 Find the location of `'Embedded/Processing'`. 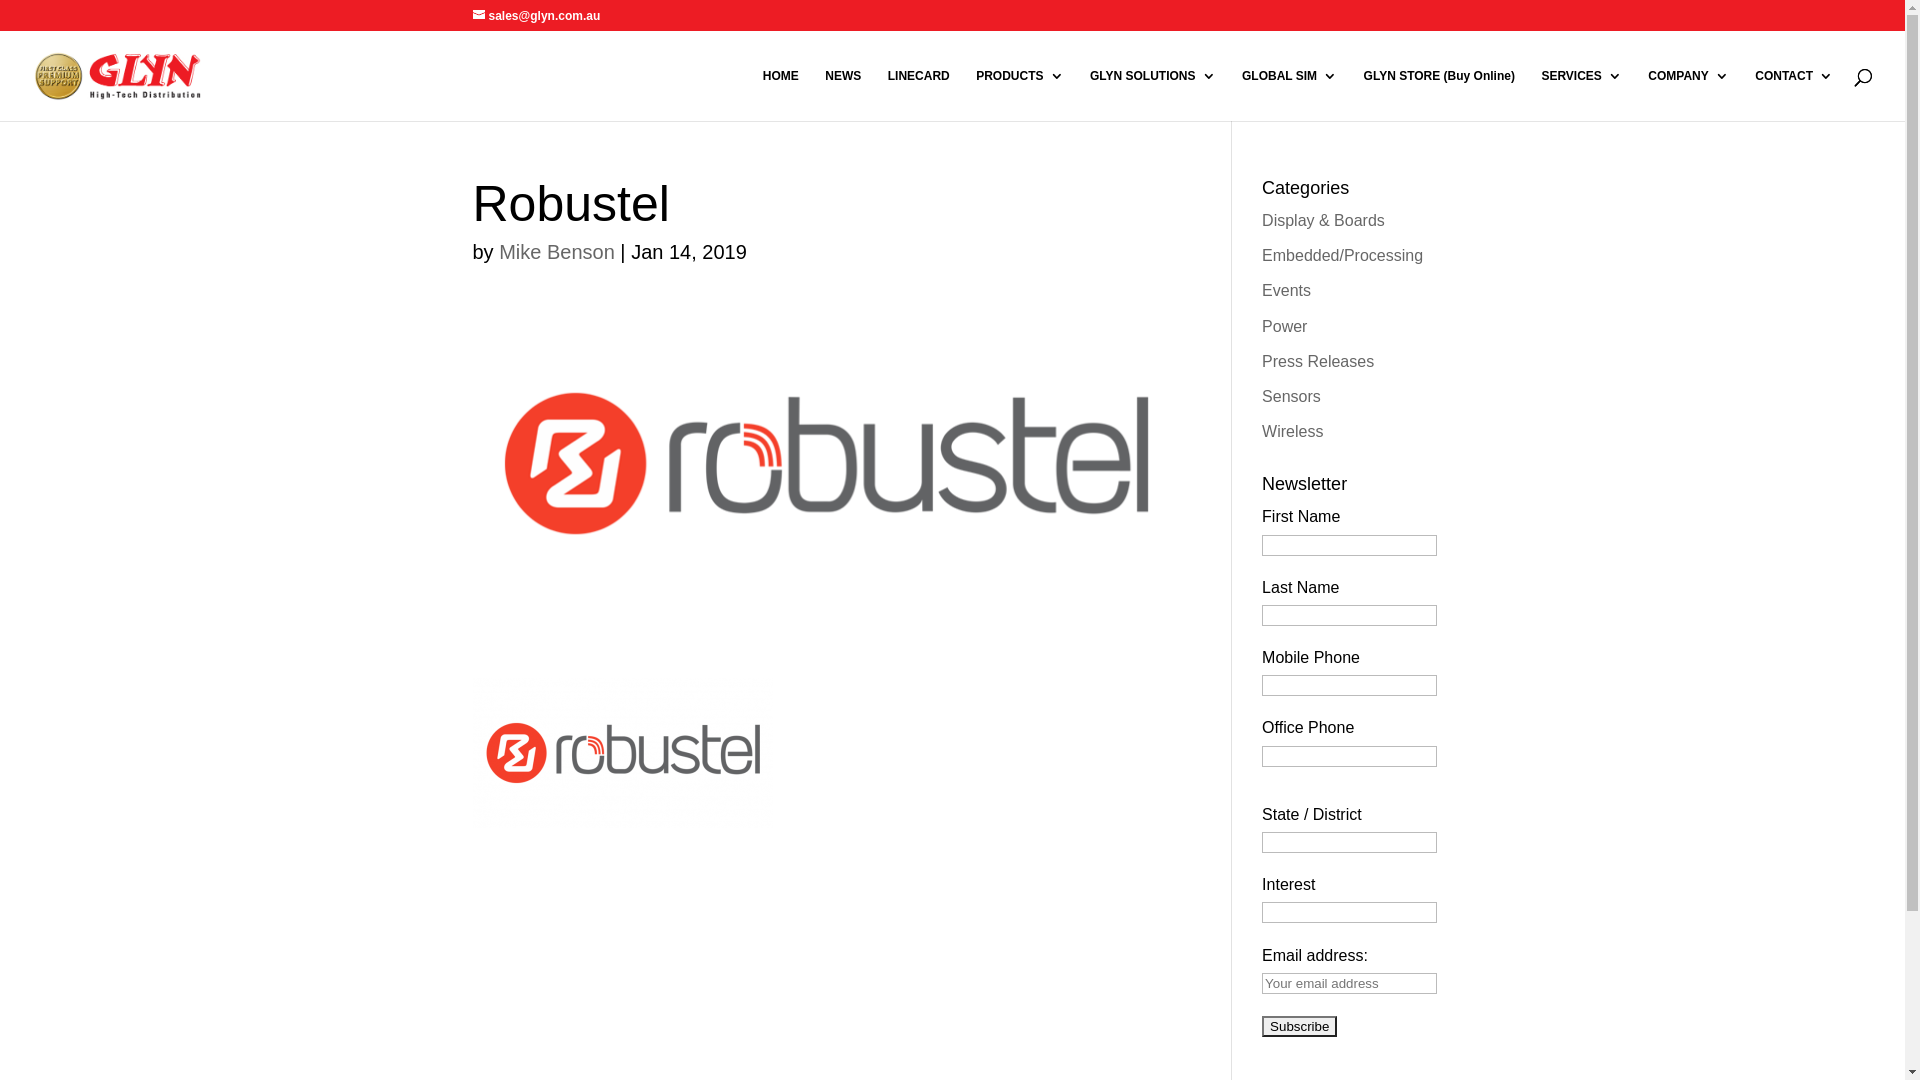

'Embedded/Processing' is located at coordinates (1261, 254).